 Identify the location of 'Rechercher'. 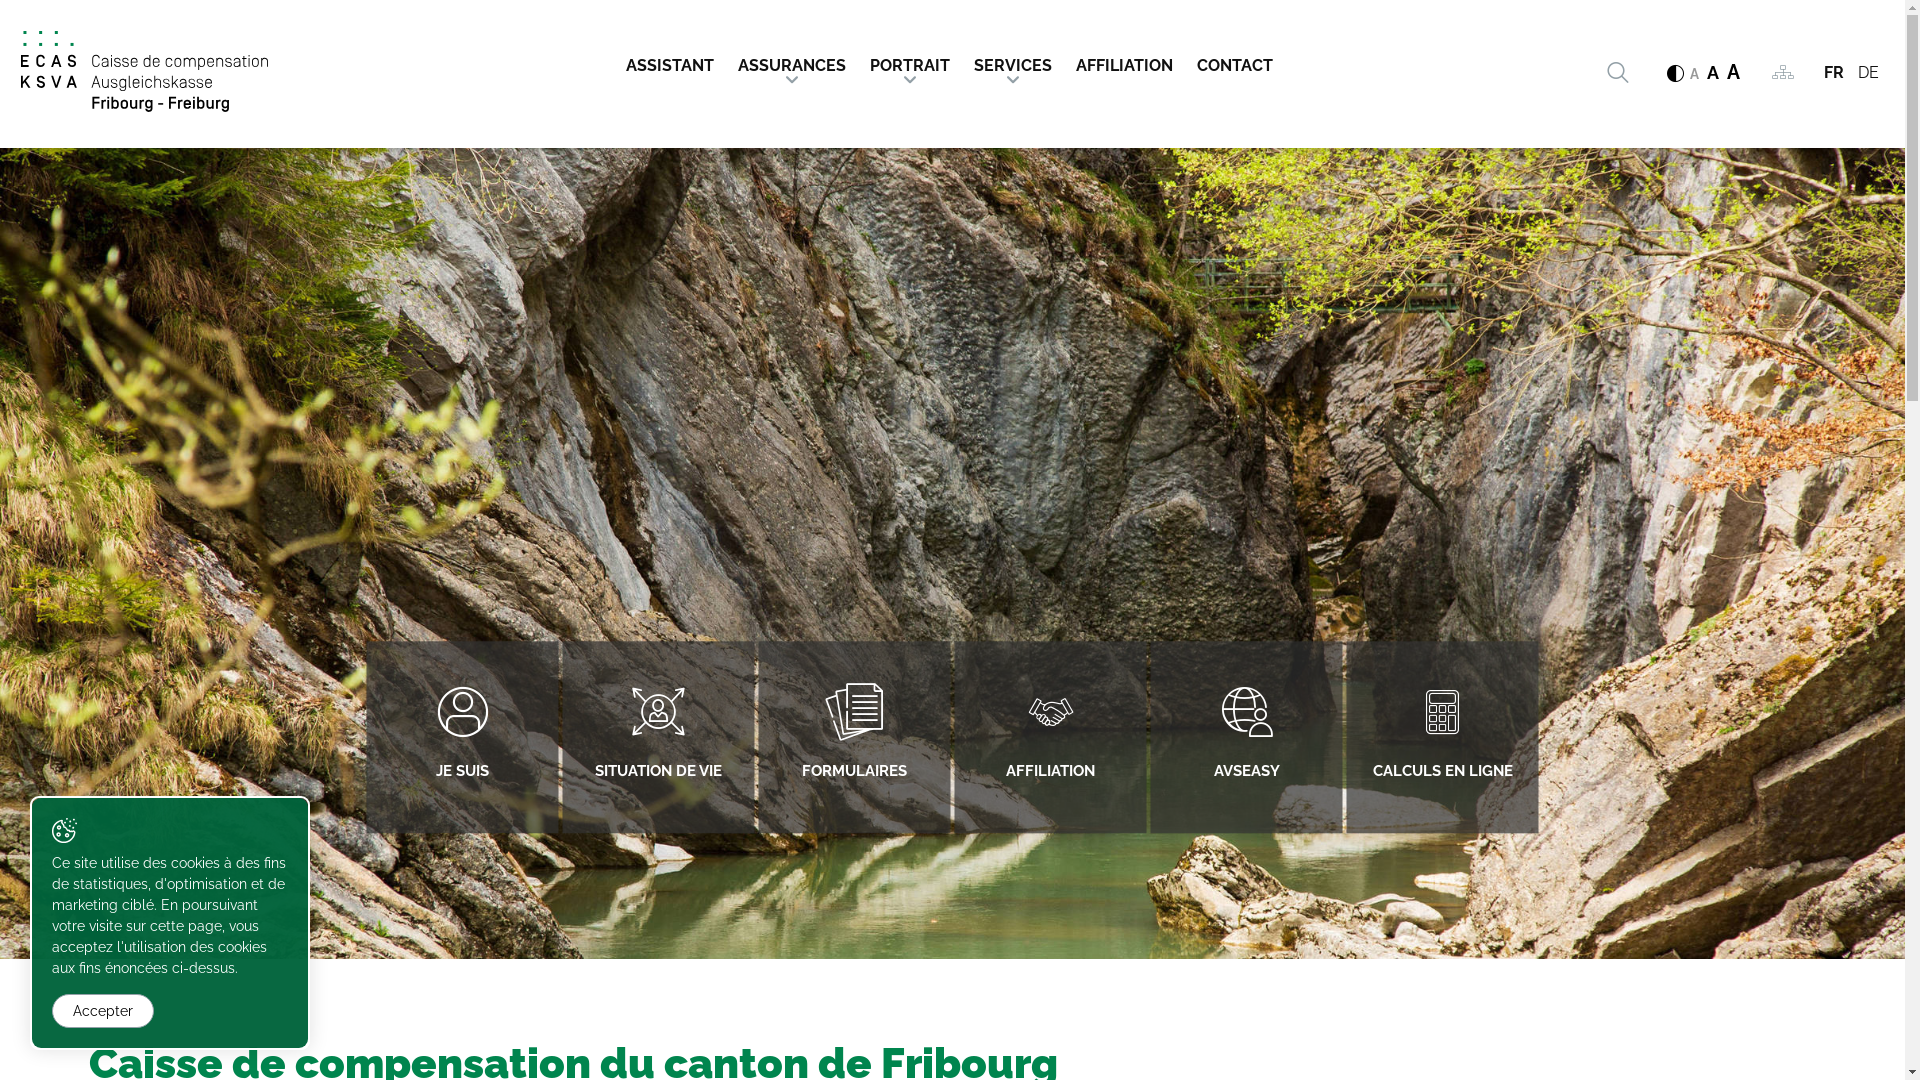
(1586, 72).